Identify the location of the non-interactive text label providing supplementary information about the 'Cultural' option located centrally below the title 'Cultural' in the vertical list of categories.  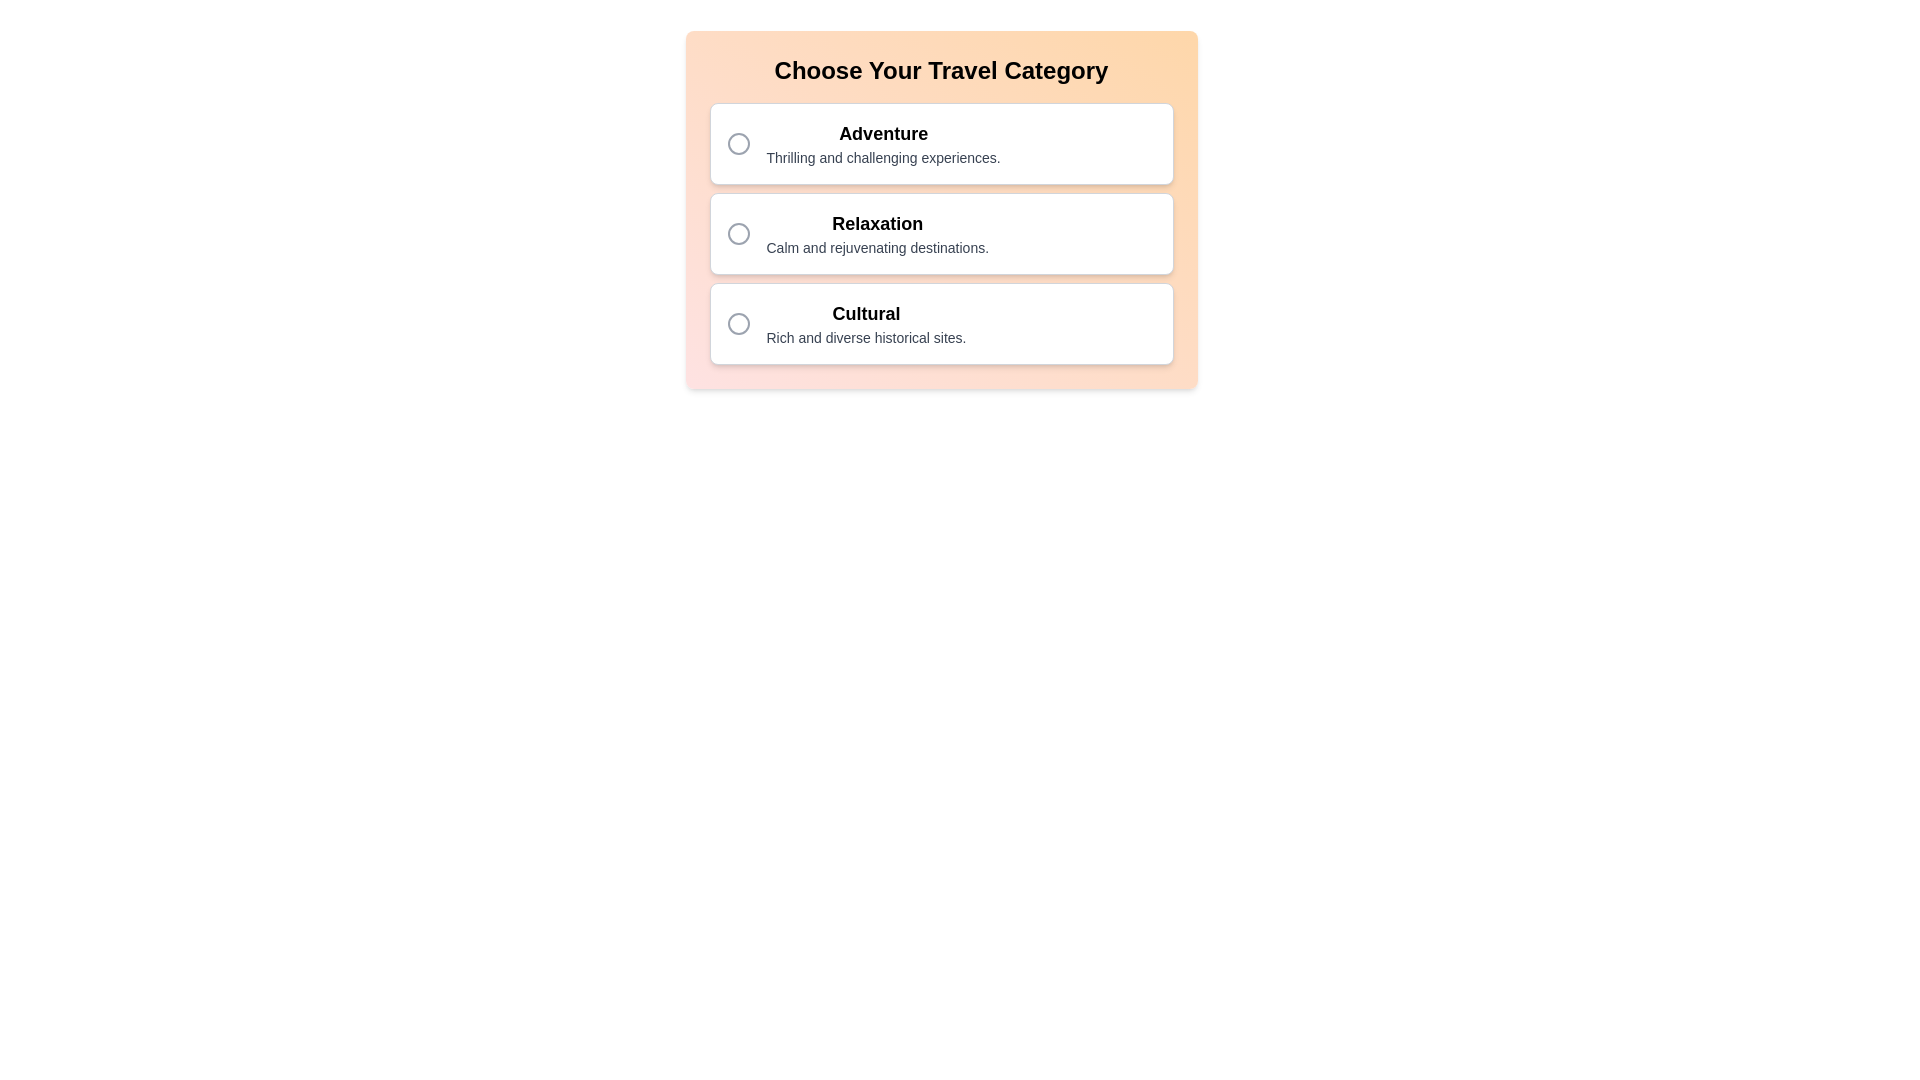
(866, 337).